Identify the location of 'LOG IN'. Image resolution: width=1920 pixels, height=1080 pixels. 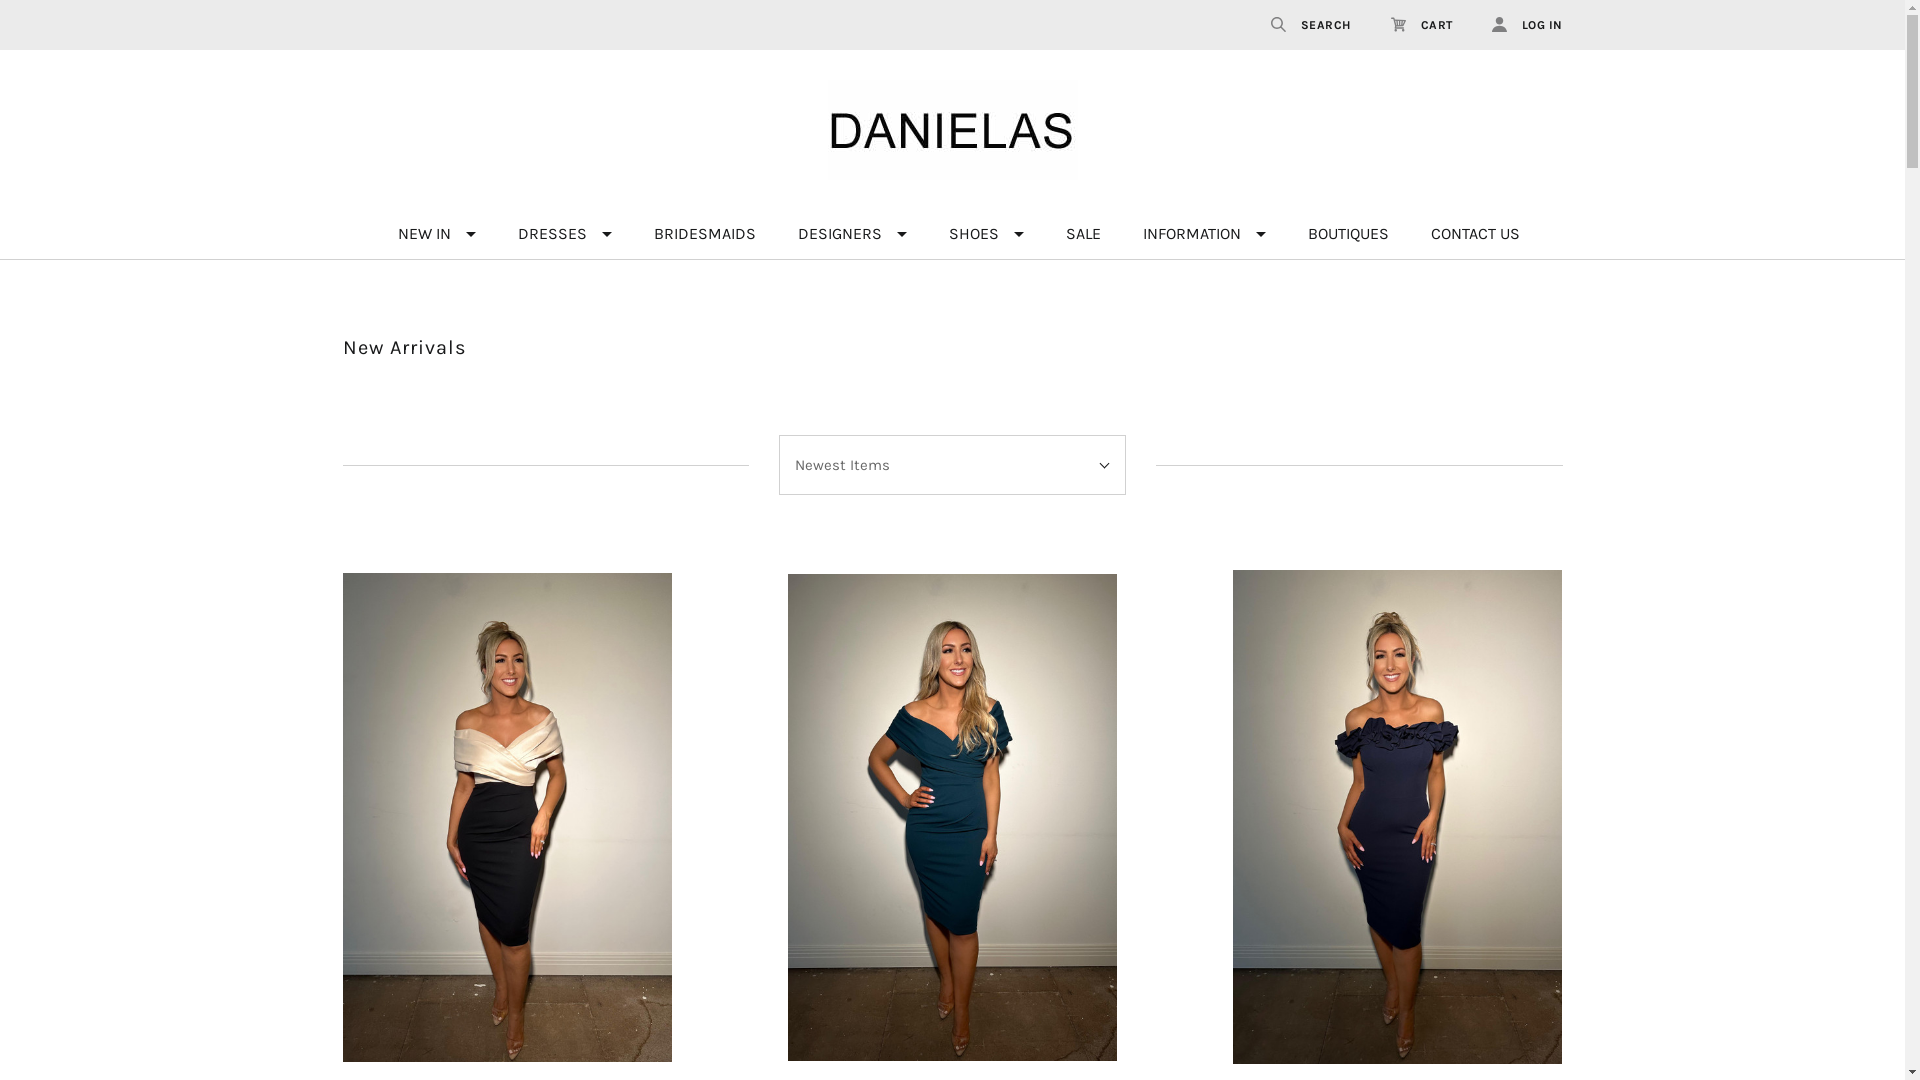
(1472, 24).